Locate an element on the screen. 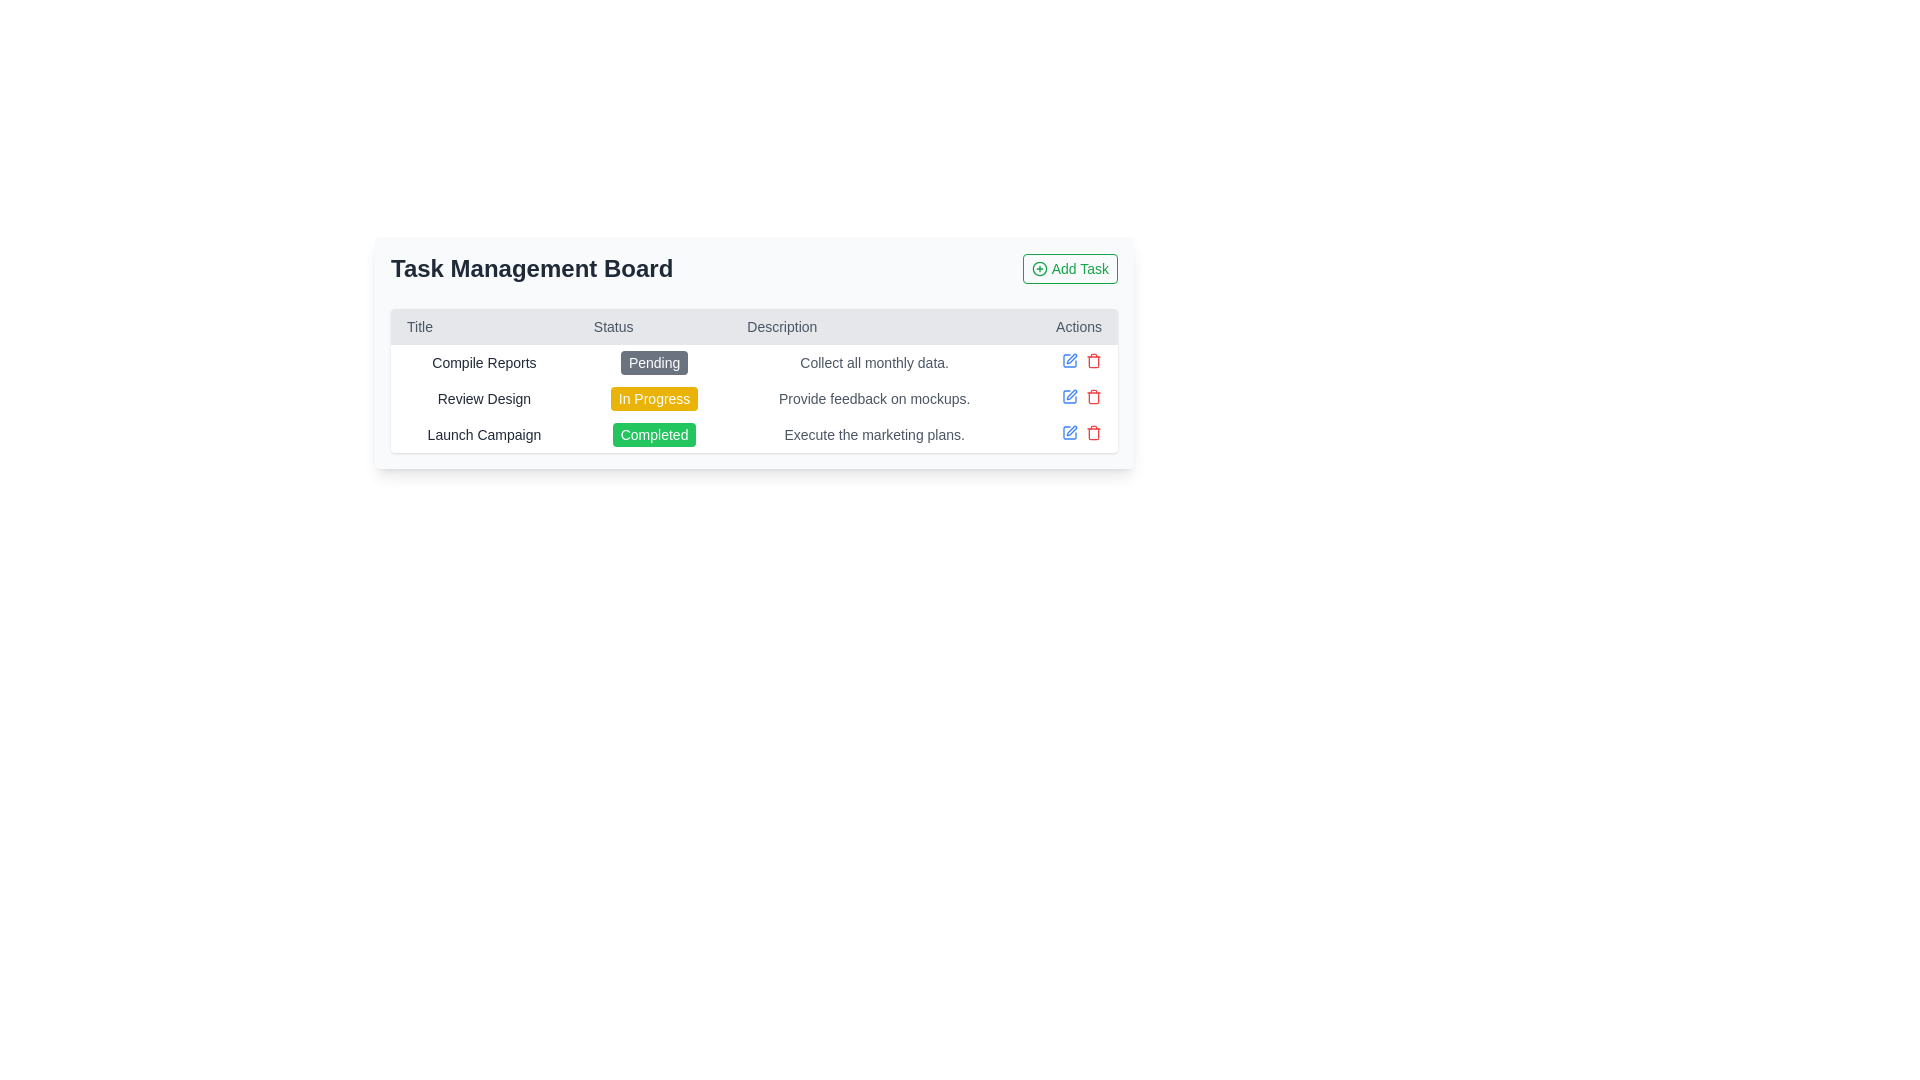 This screenshot has width=1920, height=1080. the Data Table within the 'Task Management Board' to interact with task management buttons for editing or deleting tasks is located at coordinates (753, 381).